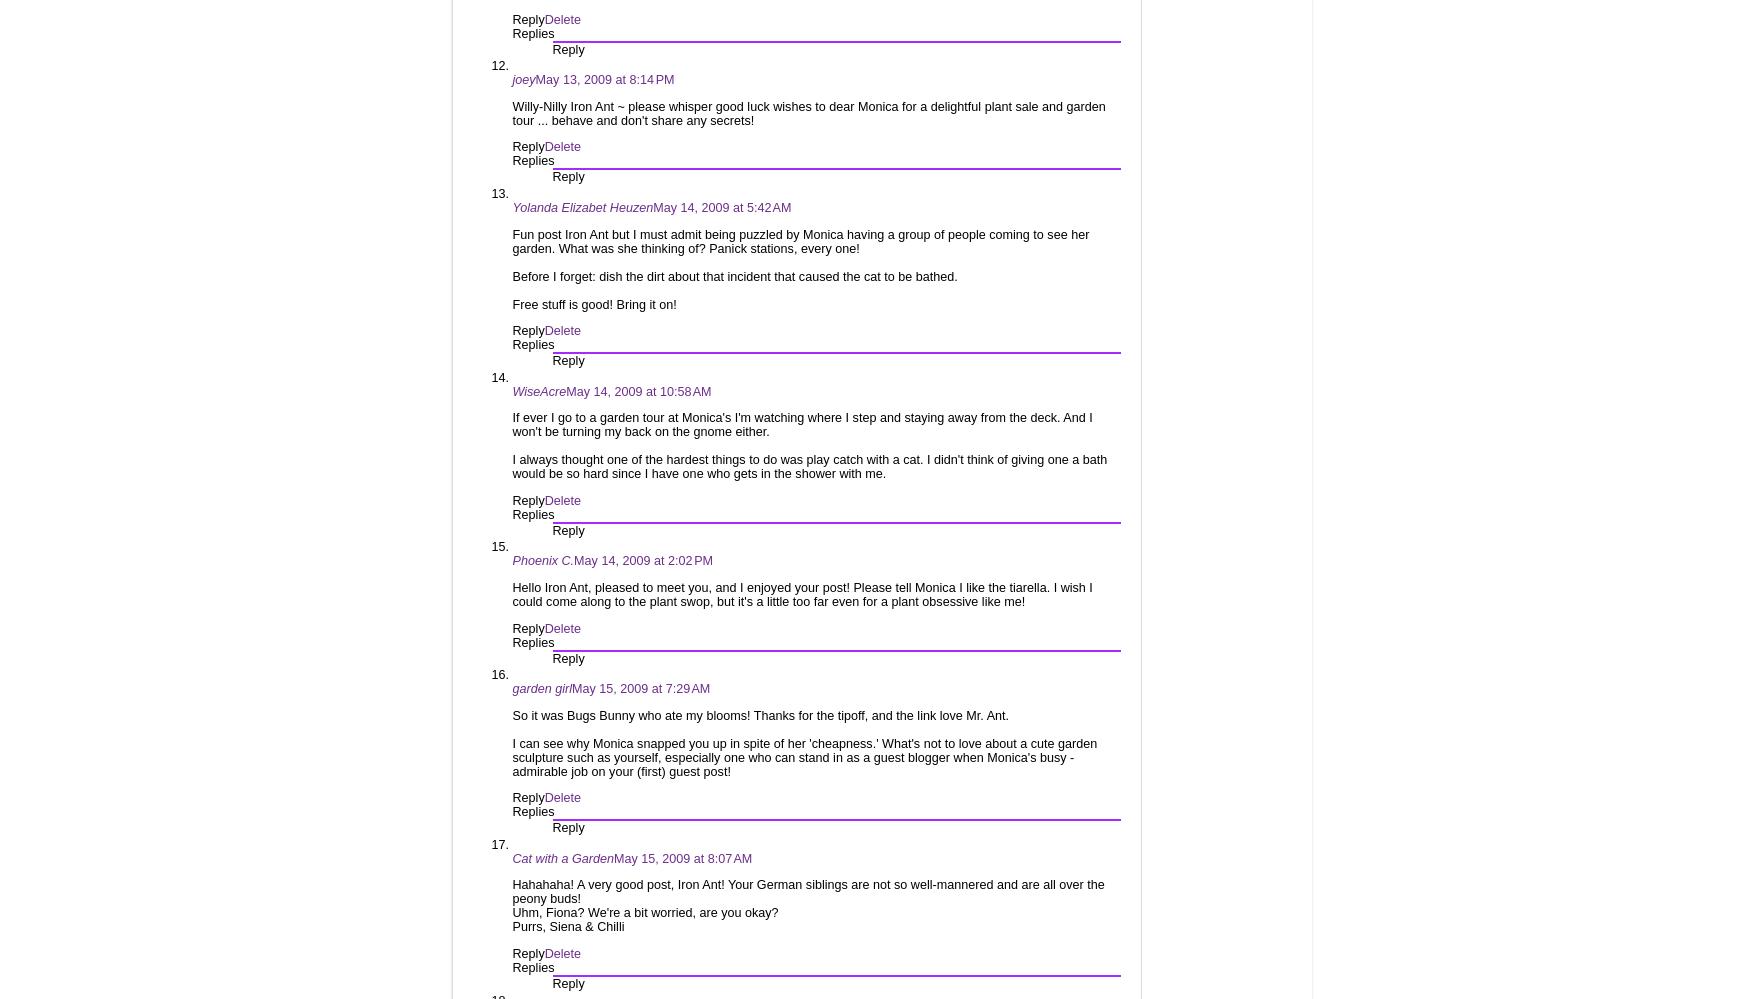  I want to click on 'garden girl', so click(541, 689).